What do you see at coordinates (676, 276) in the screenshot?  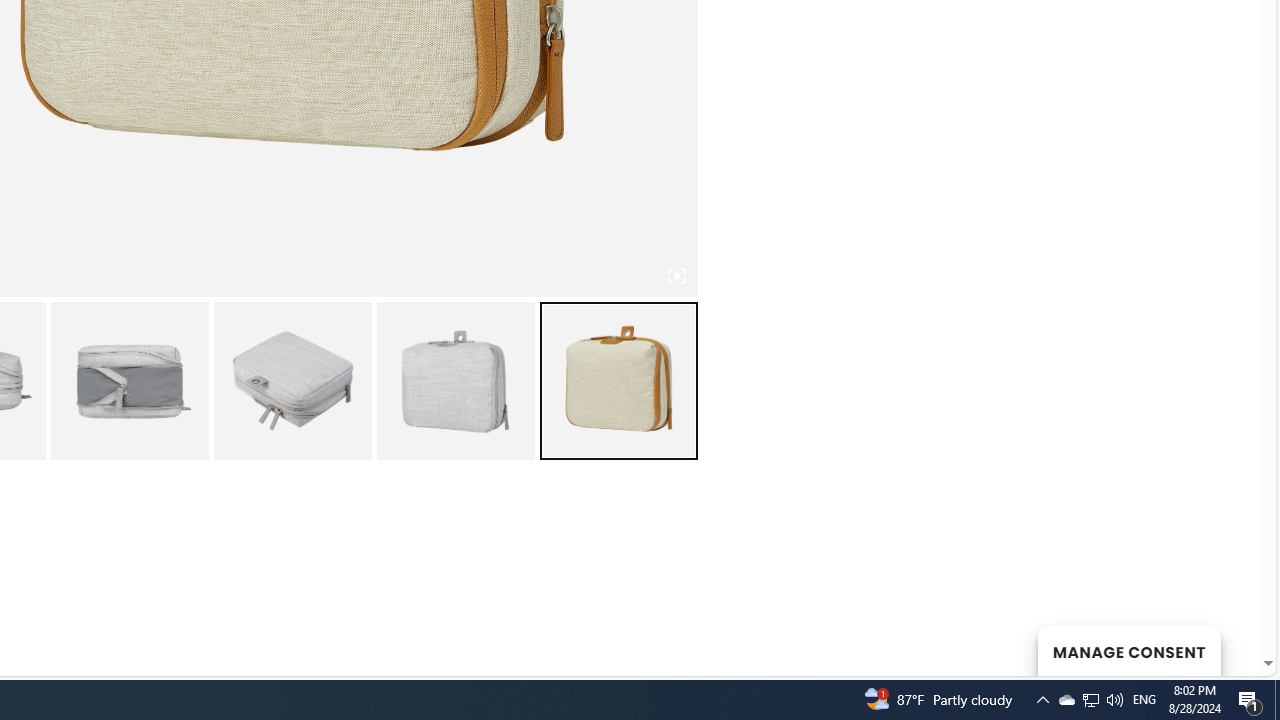 I see `'Class: iconic-woothumbs-fullscreen'` at bounding box center [676, 276].